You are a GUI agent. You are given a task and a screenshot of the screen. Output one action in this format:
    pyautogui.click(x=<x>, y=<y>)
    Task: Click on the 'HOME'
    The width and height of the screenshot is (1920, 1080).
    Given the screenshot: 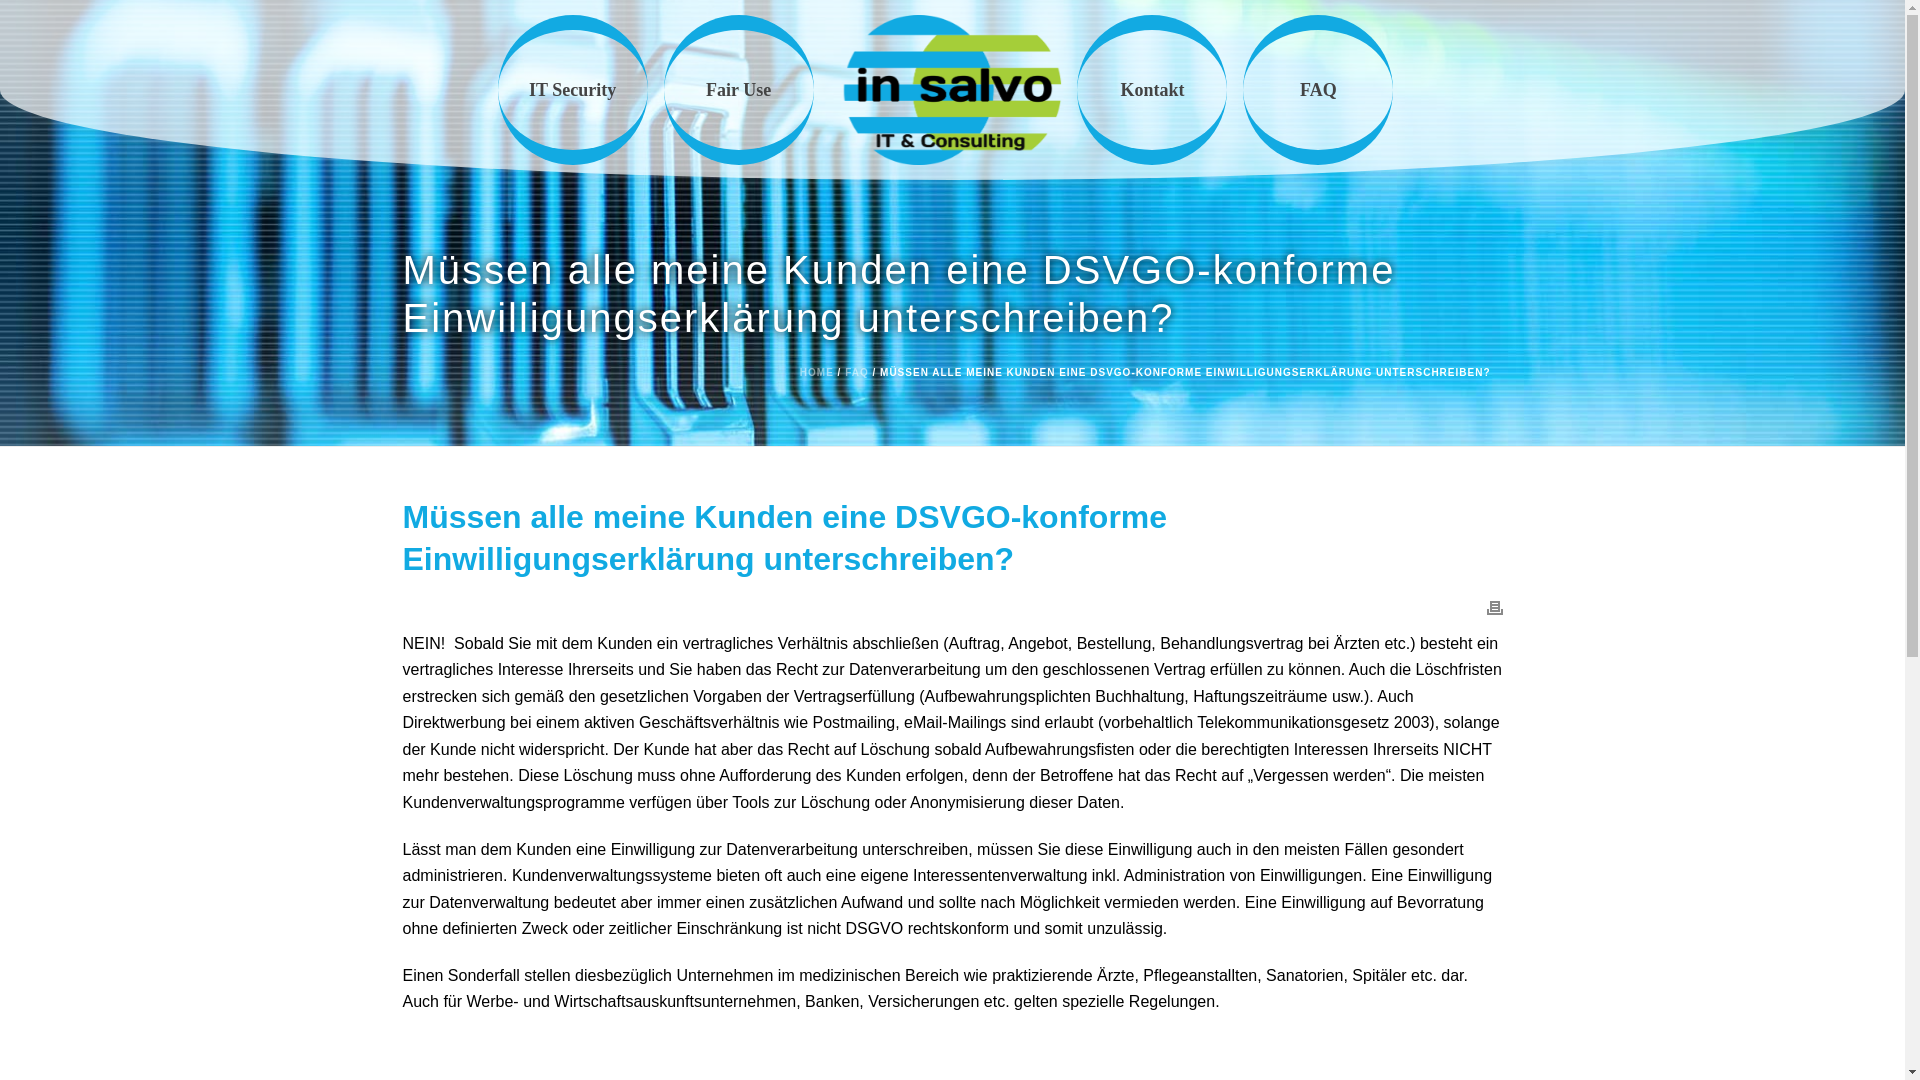 What is the action you would take?
    pyautogui.click(x=816, y=372)
    